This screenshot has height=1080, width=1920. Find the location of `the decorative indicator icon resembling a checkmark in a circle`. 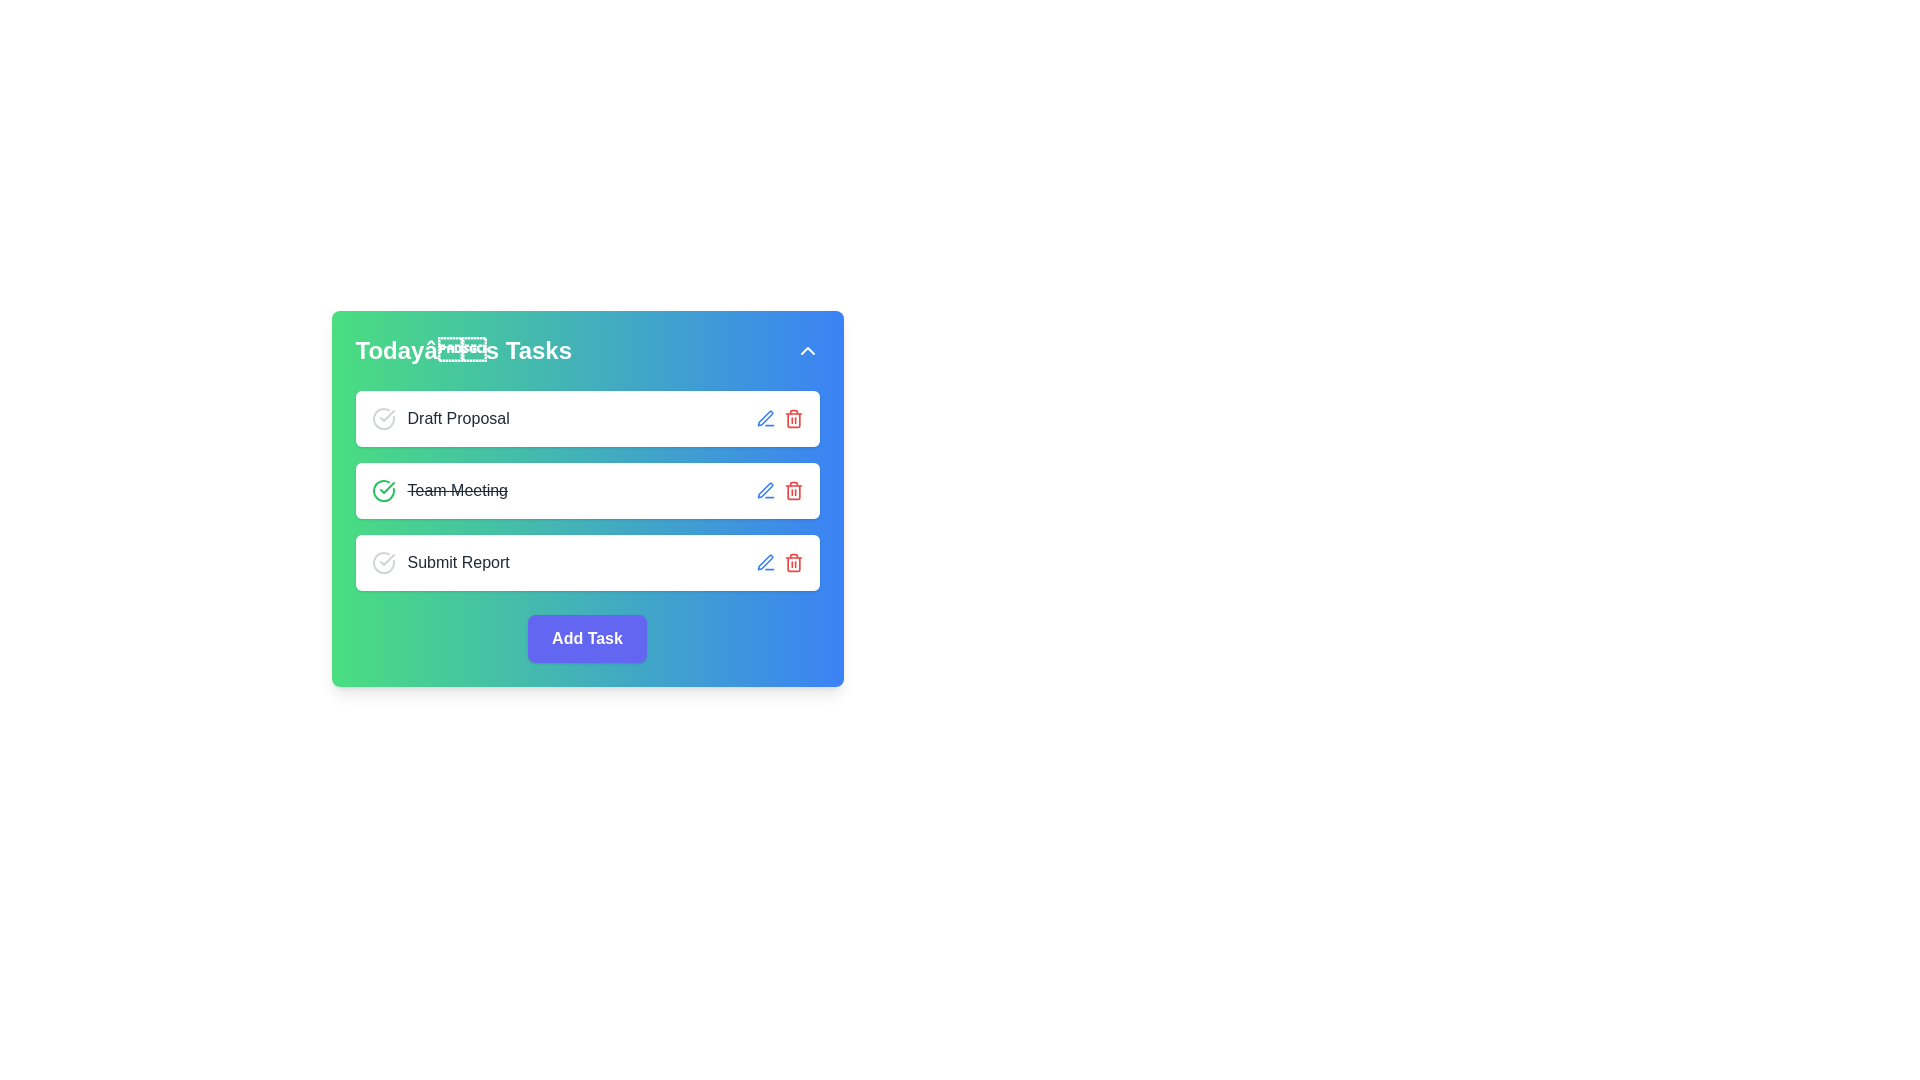

the decorative indicator icon resembling a checkmark in a circle is located at coordinates (383, 418).